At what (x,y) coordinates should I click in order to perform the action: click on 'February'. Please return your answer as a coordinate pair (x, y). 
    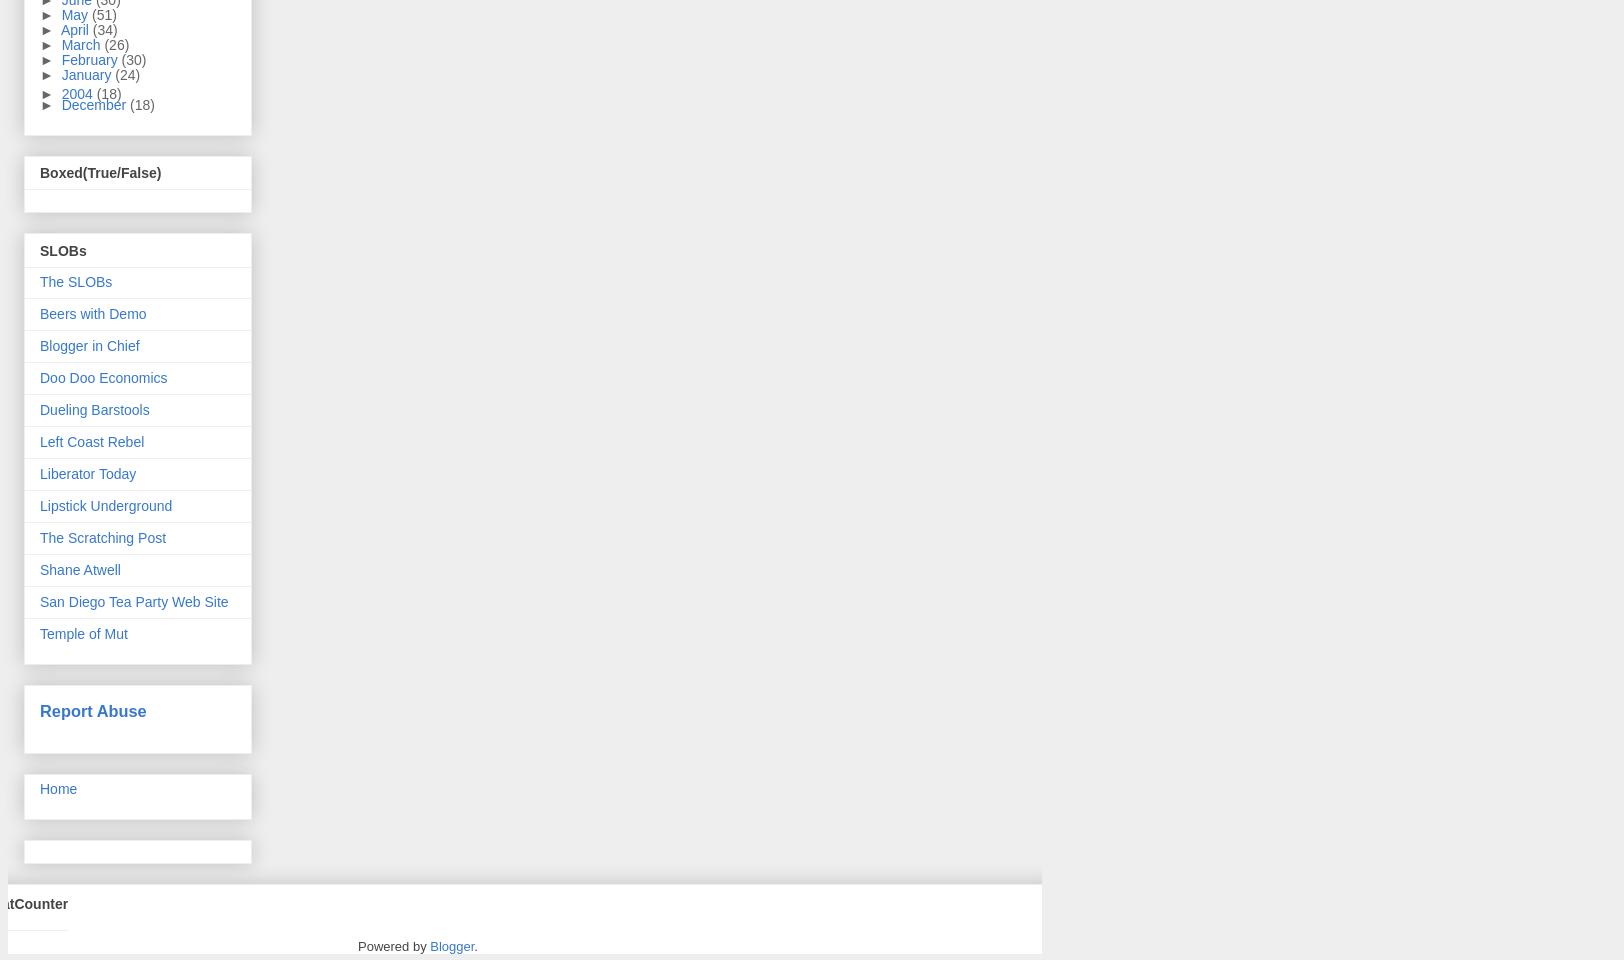
    Looking at the image, I should click on (90, 59).